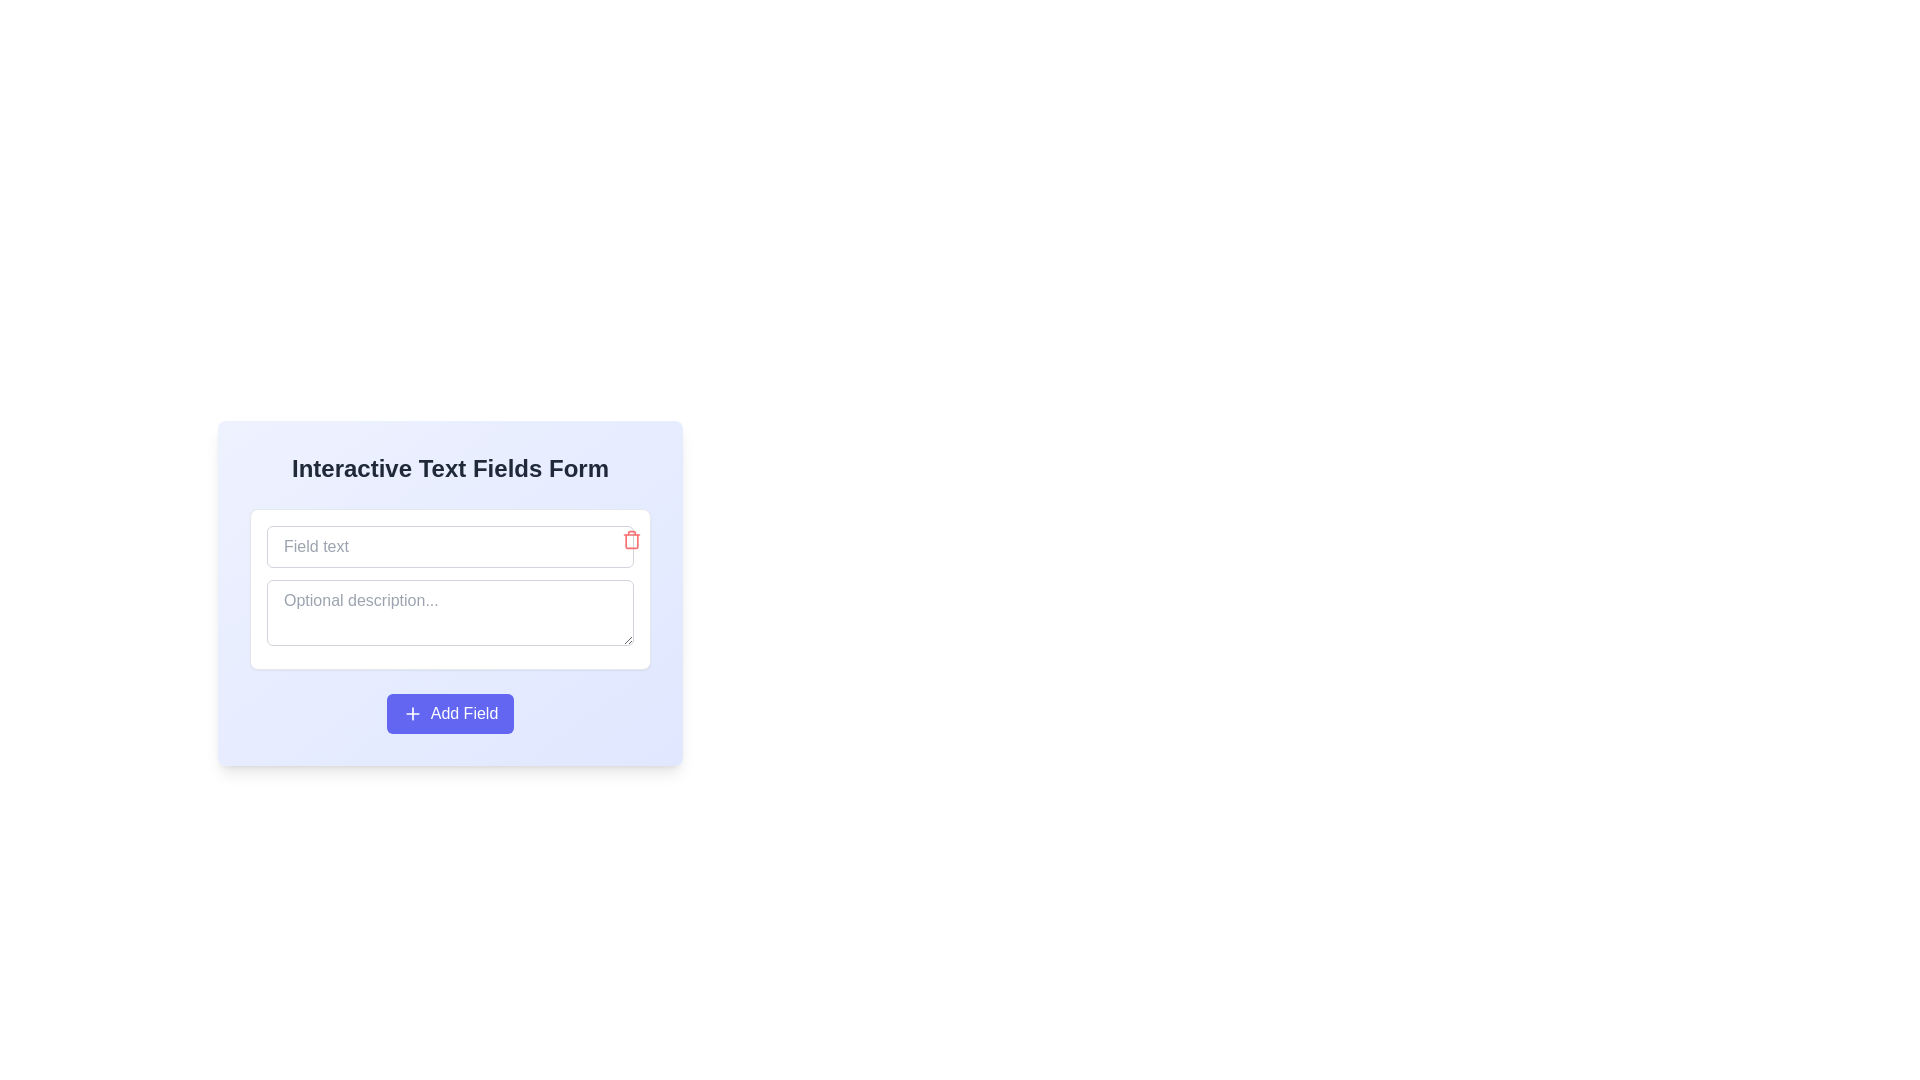 The image size is (1920, 1080). Describe the element at coordinates (449, 645) in the screenshot. I see `the multi-line text input field located below the 'Field text' input and beneath the main title 'Interactive Text Fields Form' by pressing the Tab key` at that location.